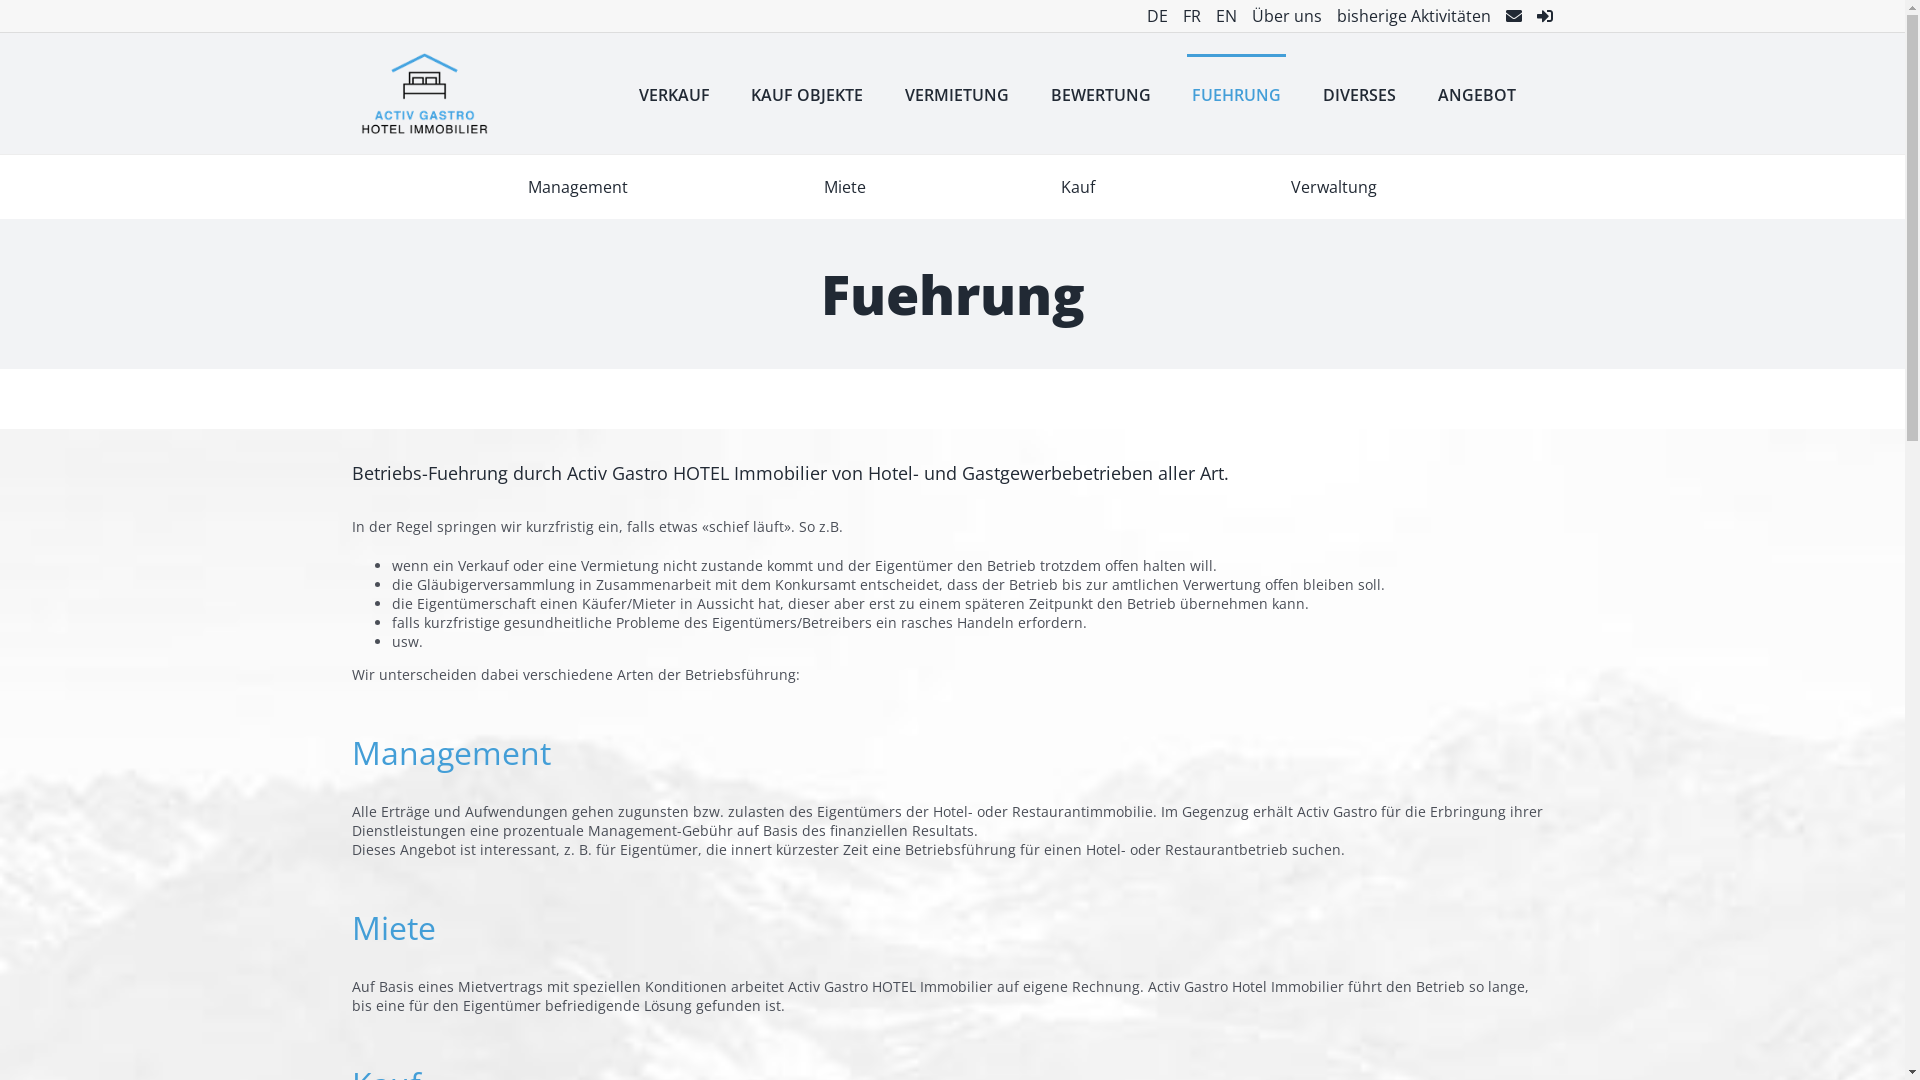 The width and height of the screenshot is (1920, 1080). What do you see at coordinates (1045, 93) in the screenshot?
I see `'BEWERTUNG'` at bounding box center [1045, 93].